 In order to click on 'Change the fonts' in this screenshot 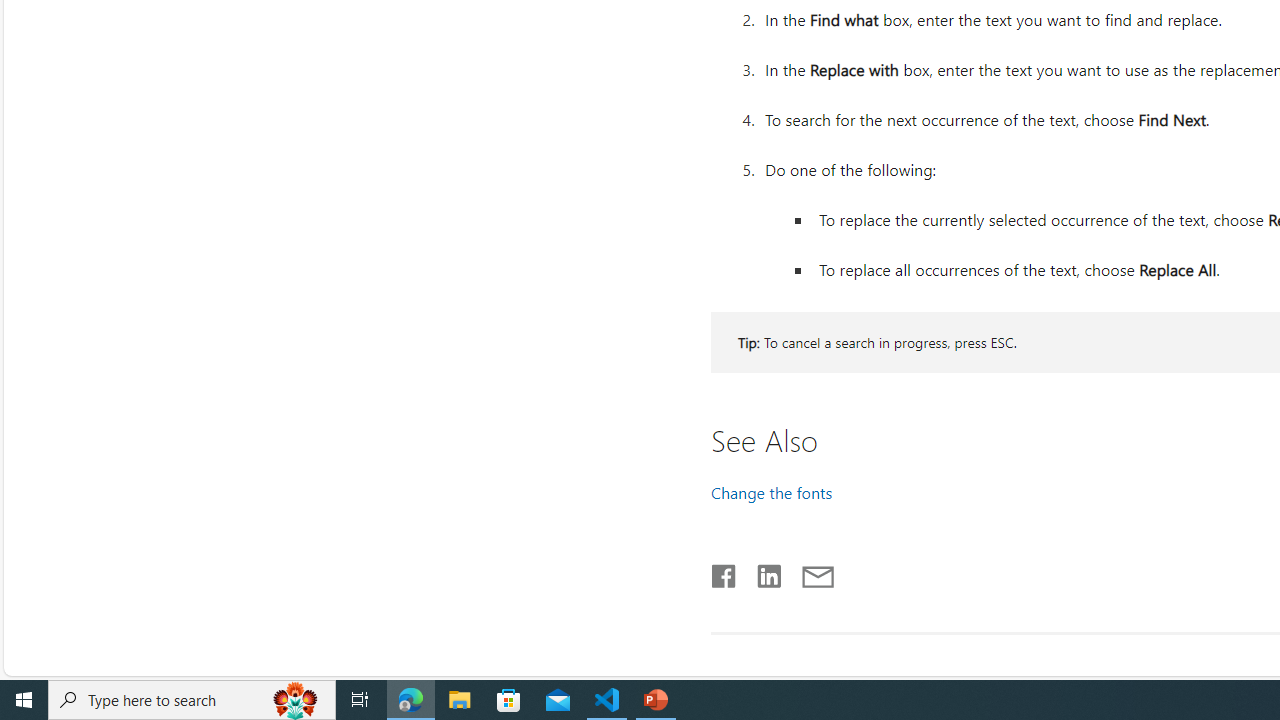, I will do `click(770, 492)`.